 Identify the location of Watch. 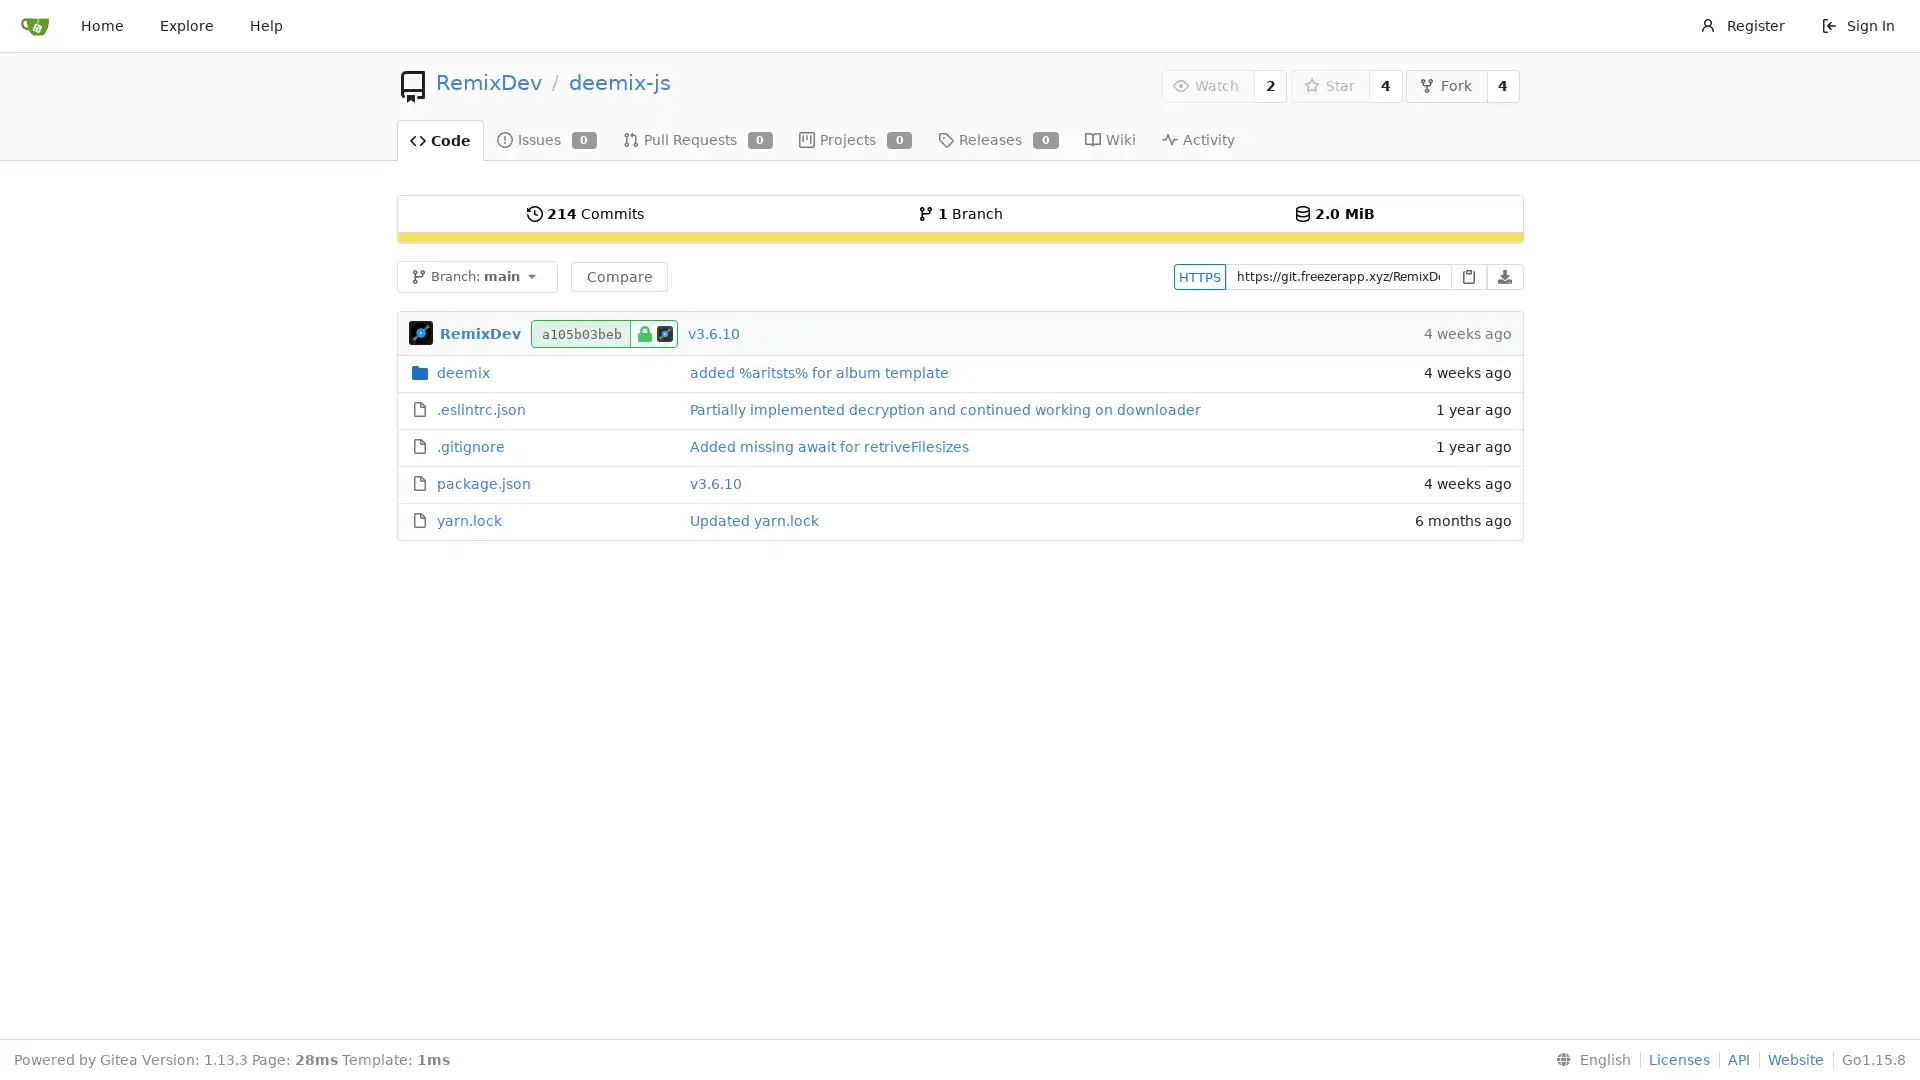
(1206, 84).